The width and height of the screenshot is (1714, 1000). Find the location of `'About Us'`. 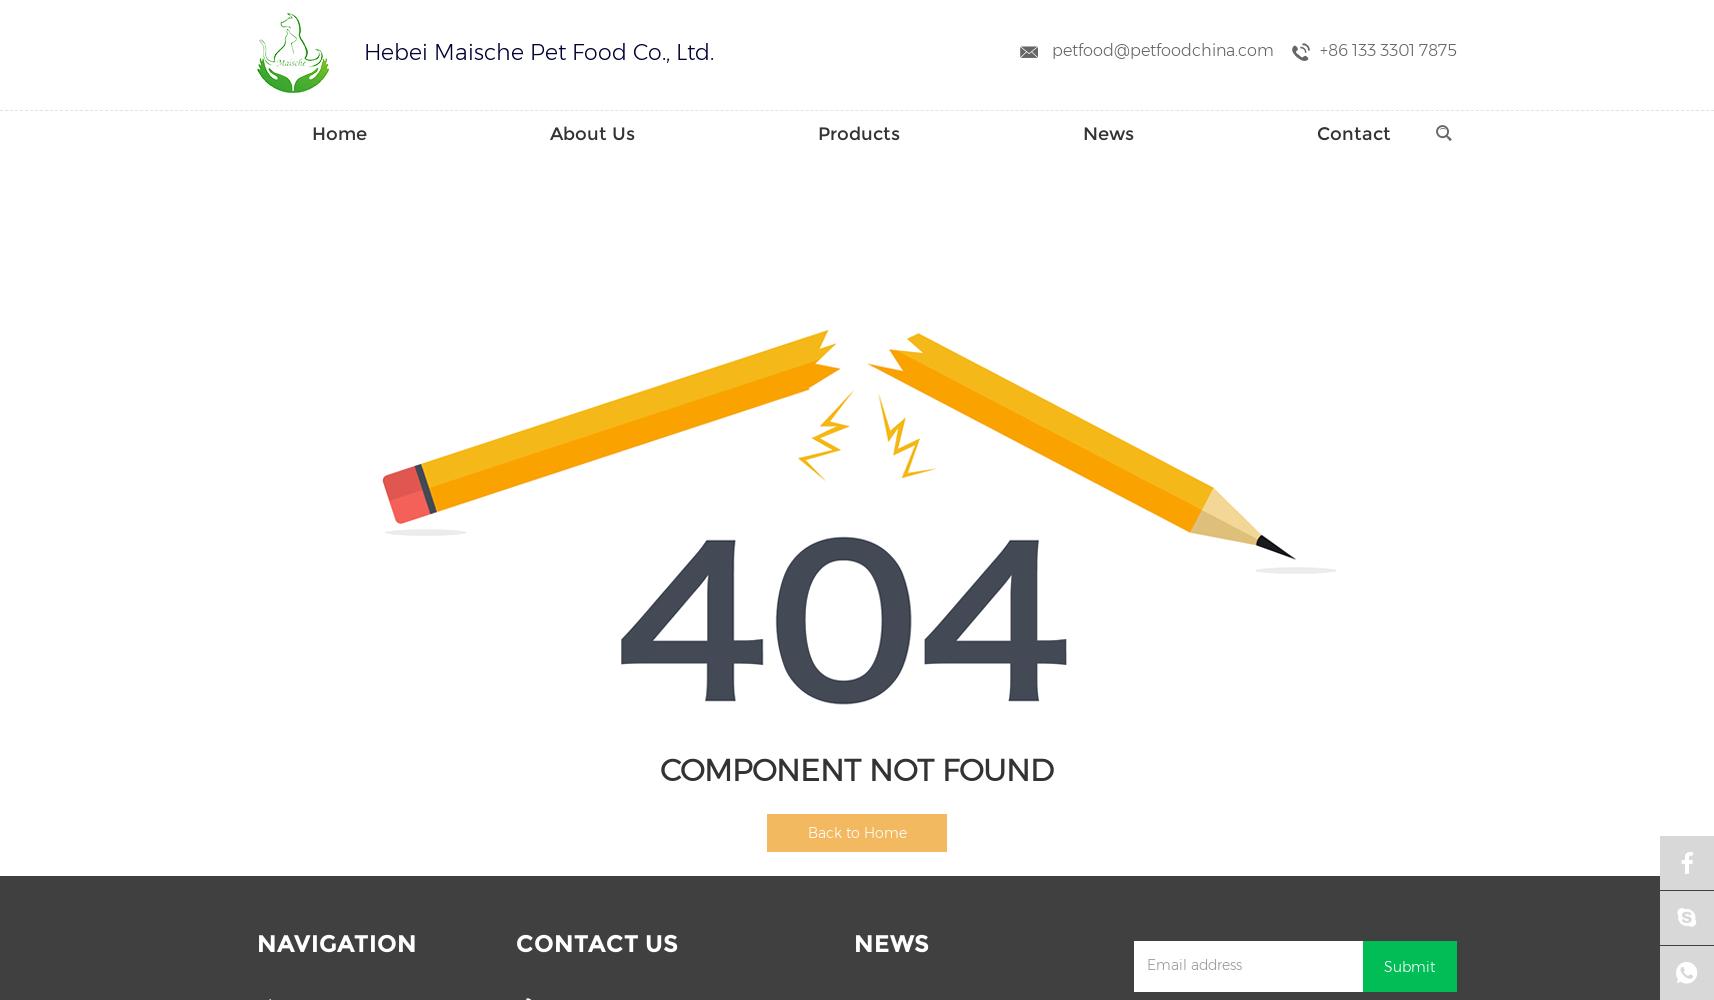

'About Us' is located at coordinates (591, 134).